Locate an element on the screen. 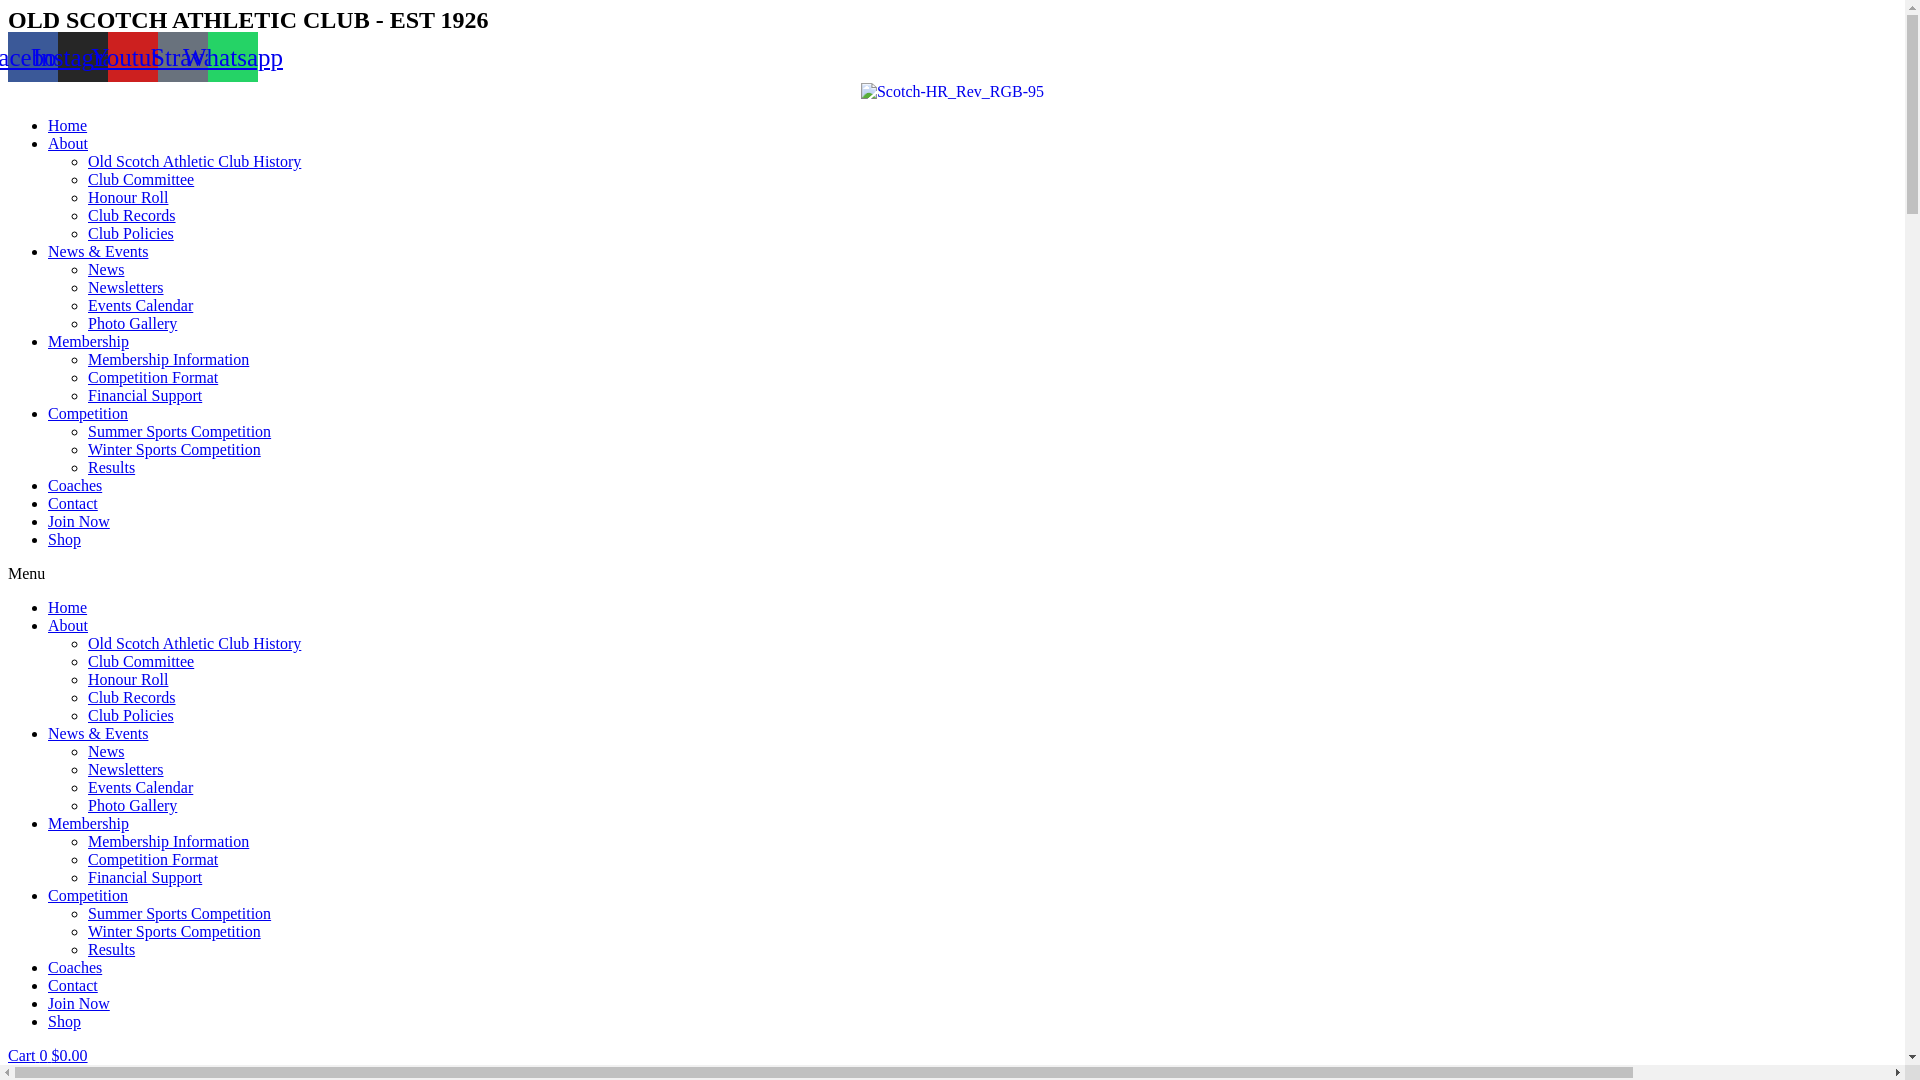 This screenshot has width=1920, height=1080. 'Scotch-HR_Rev_RGB-95' is located at coordinates (951, 92).